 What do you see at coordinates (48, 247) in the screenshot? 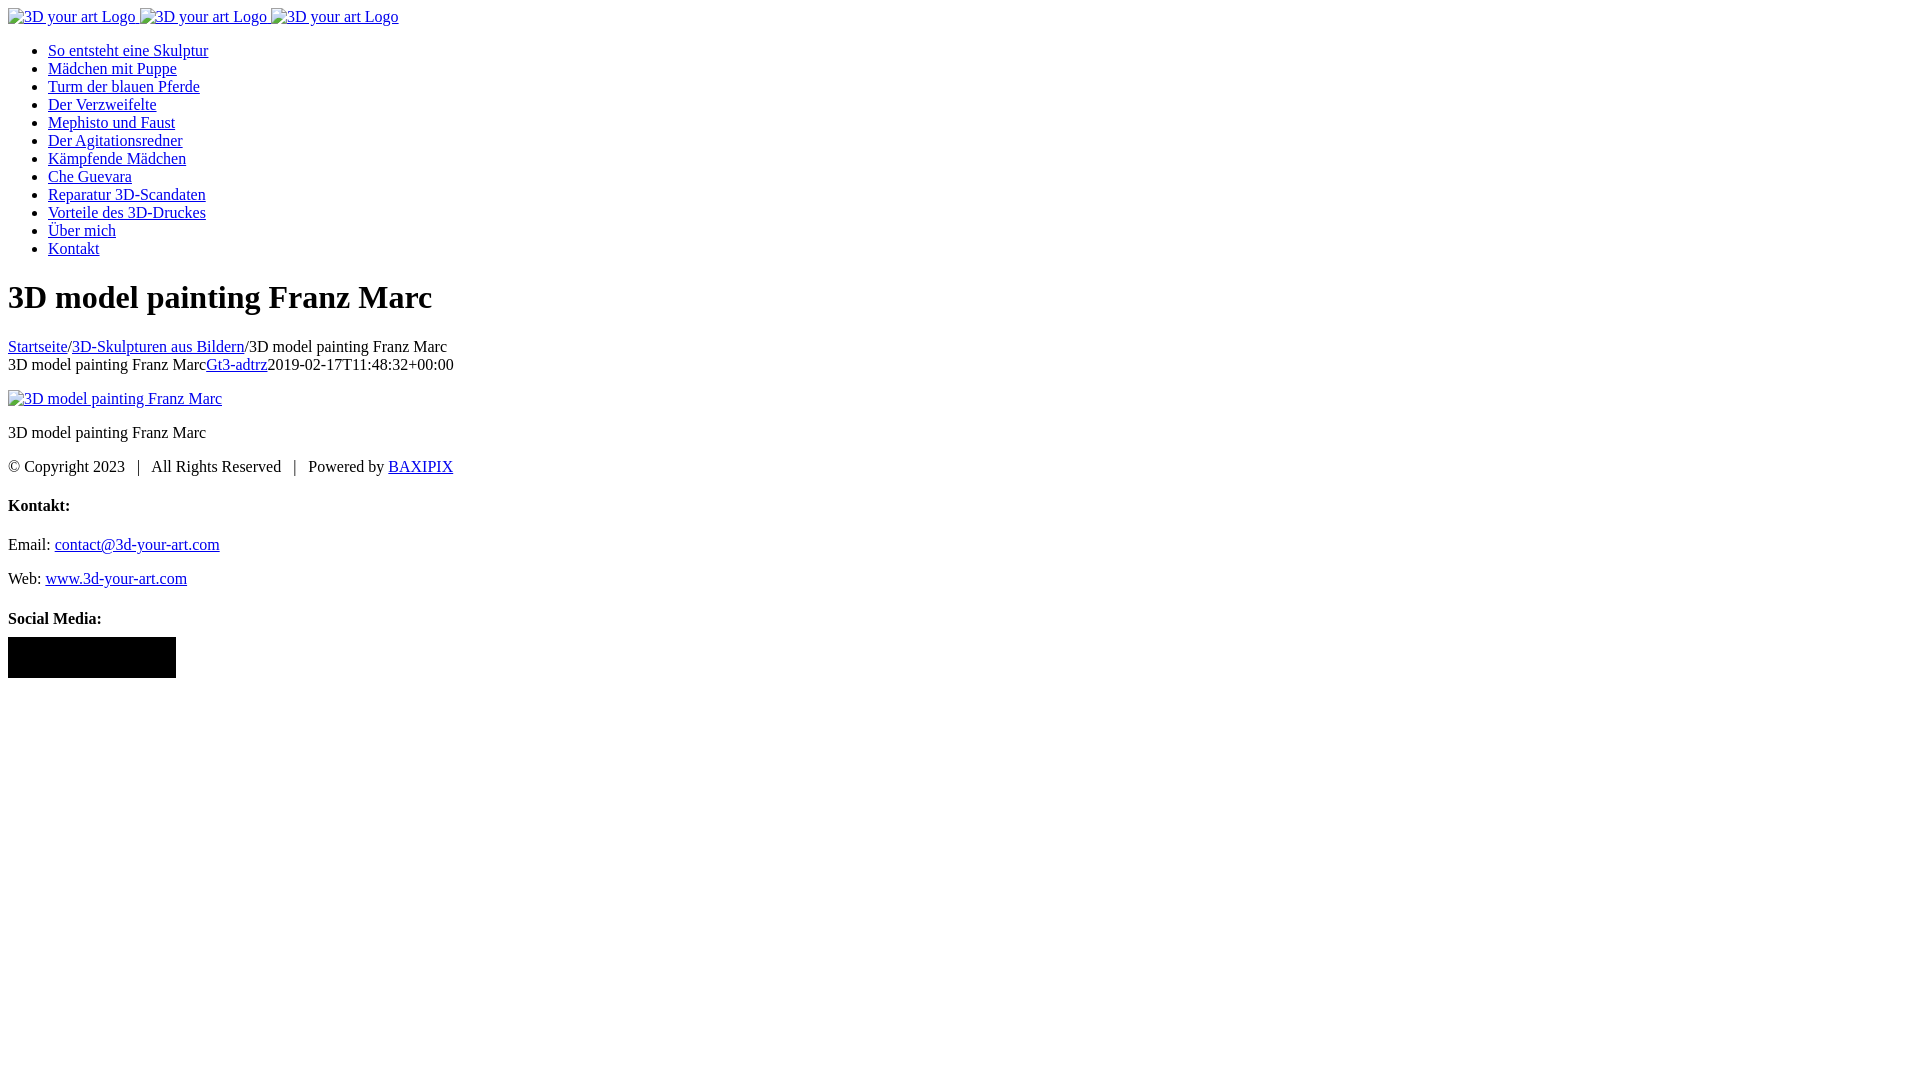
I see `'Kontakt'` at bounding box center [48, 247].